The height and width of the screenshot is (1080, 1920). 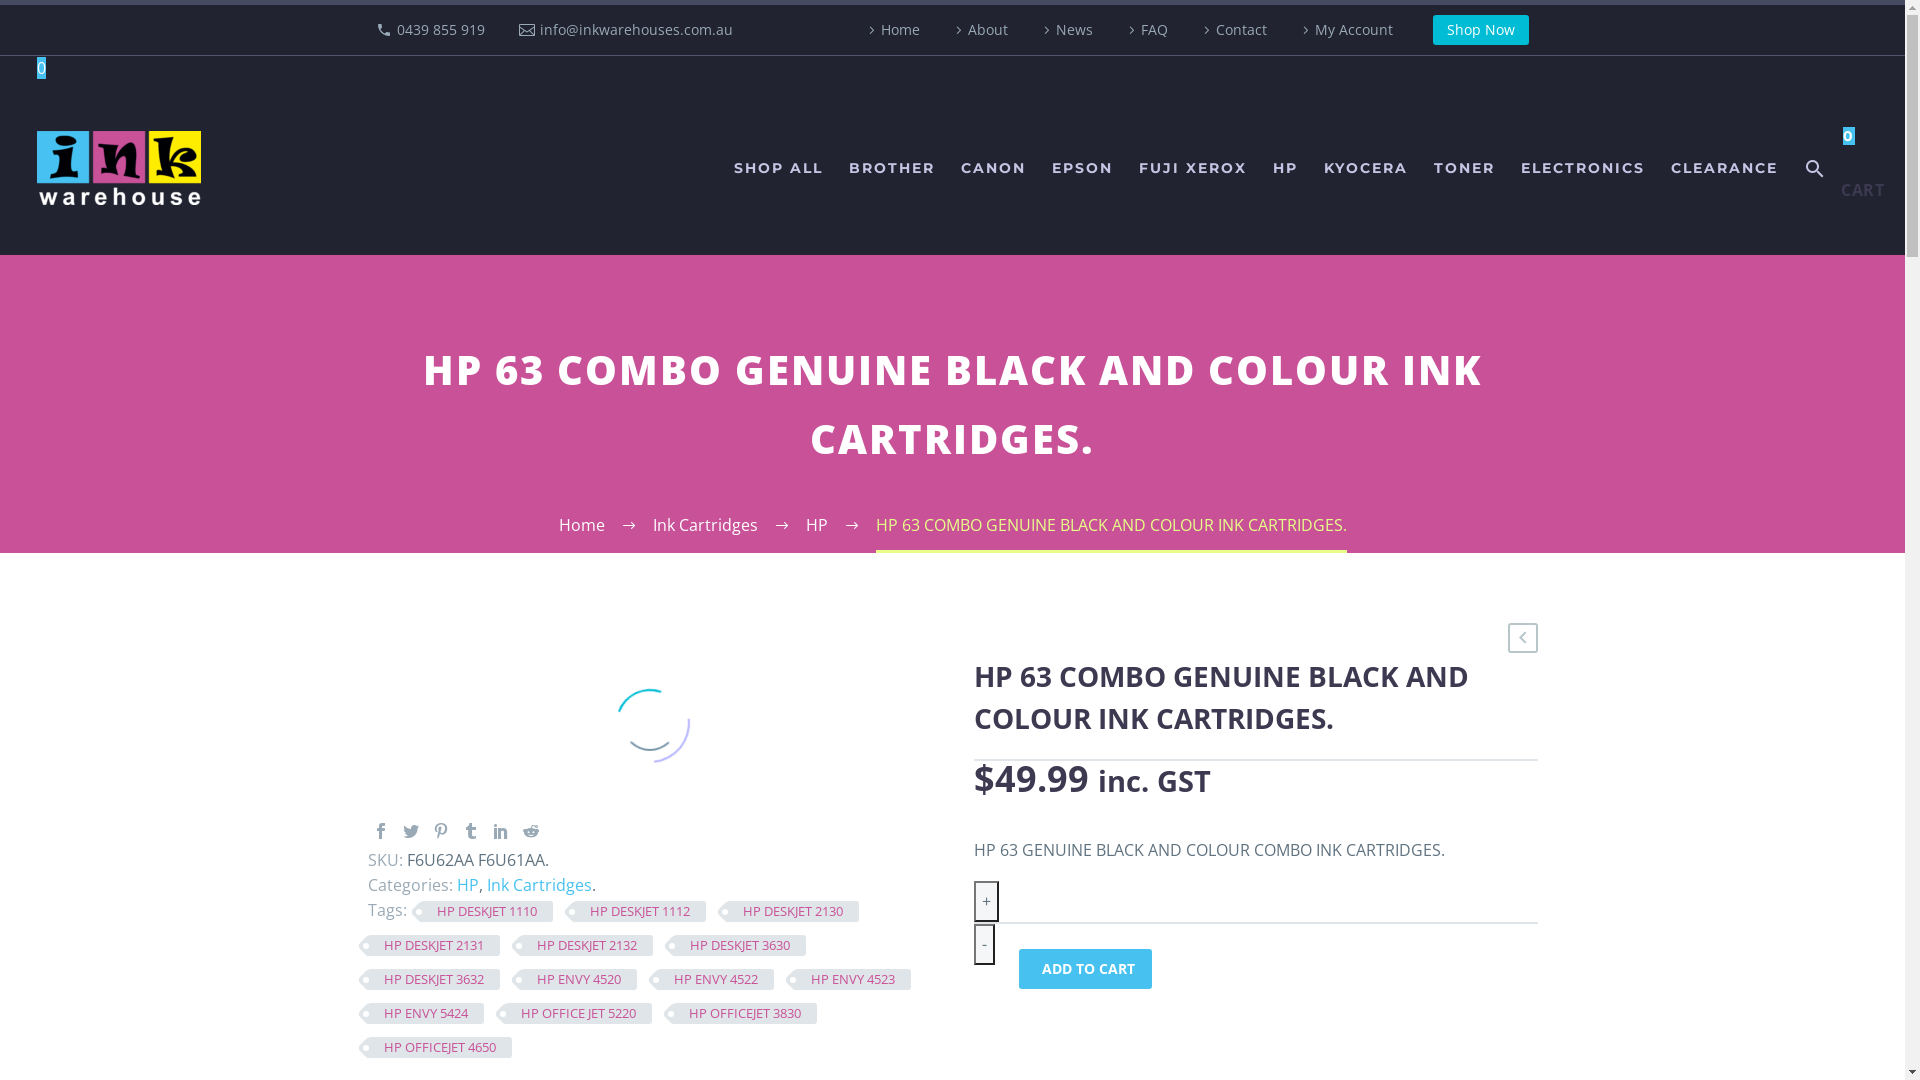 I want to click on 'Ink Cartridges', so click(x=538, y=883).